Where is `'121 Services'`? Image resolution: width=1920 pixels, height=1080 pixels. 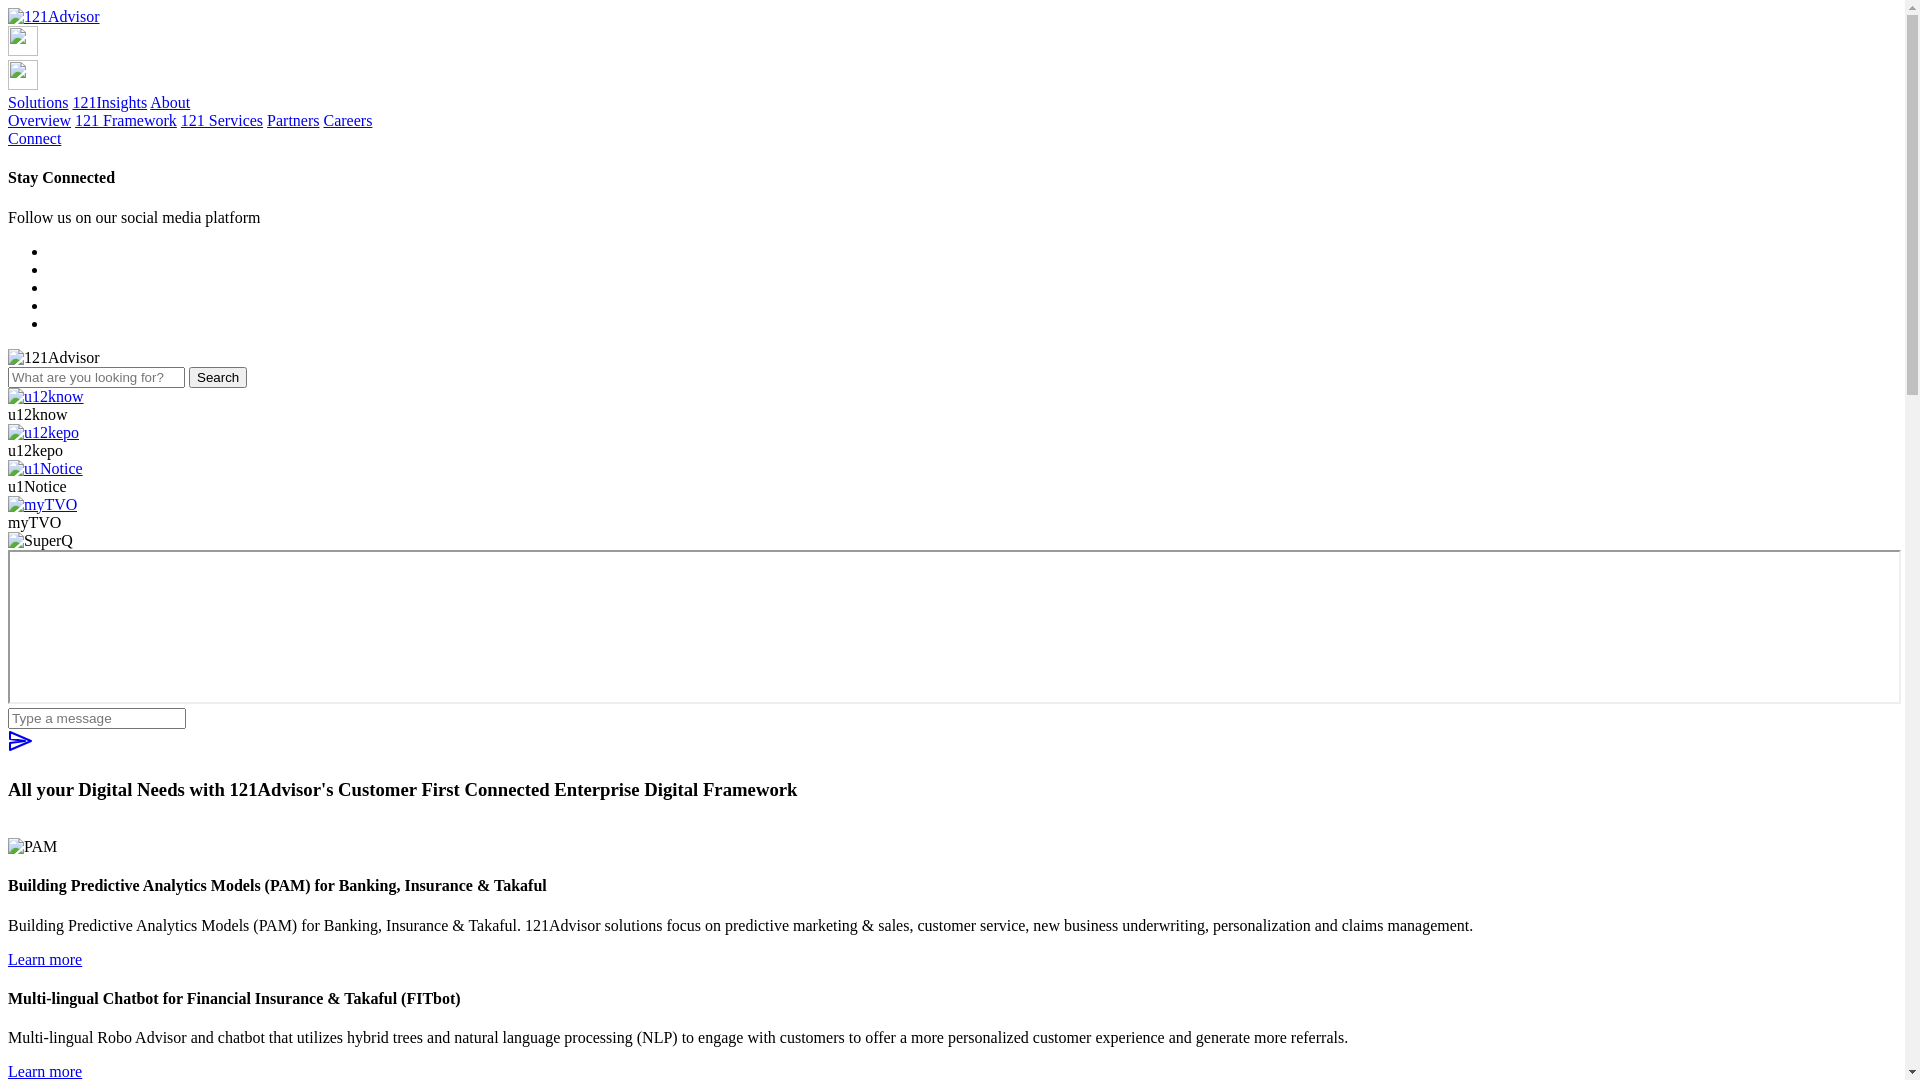
'121 Services' is located at coordinates (221, 120).